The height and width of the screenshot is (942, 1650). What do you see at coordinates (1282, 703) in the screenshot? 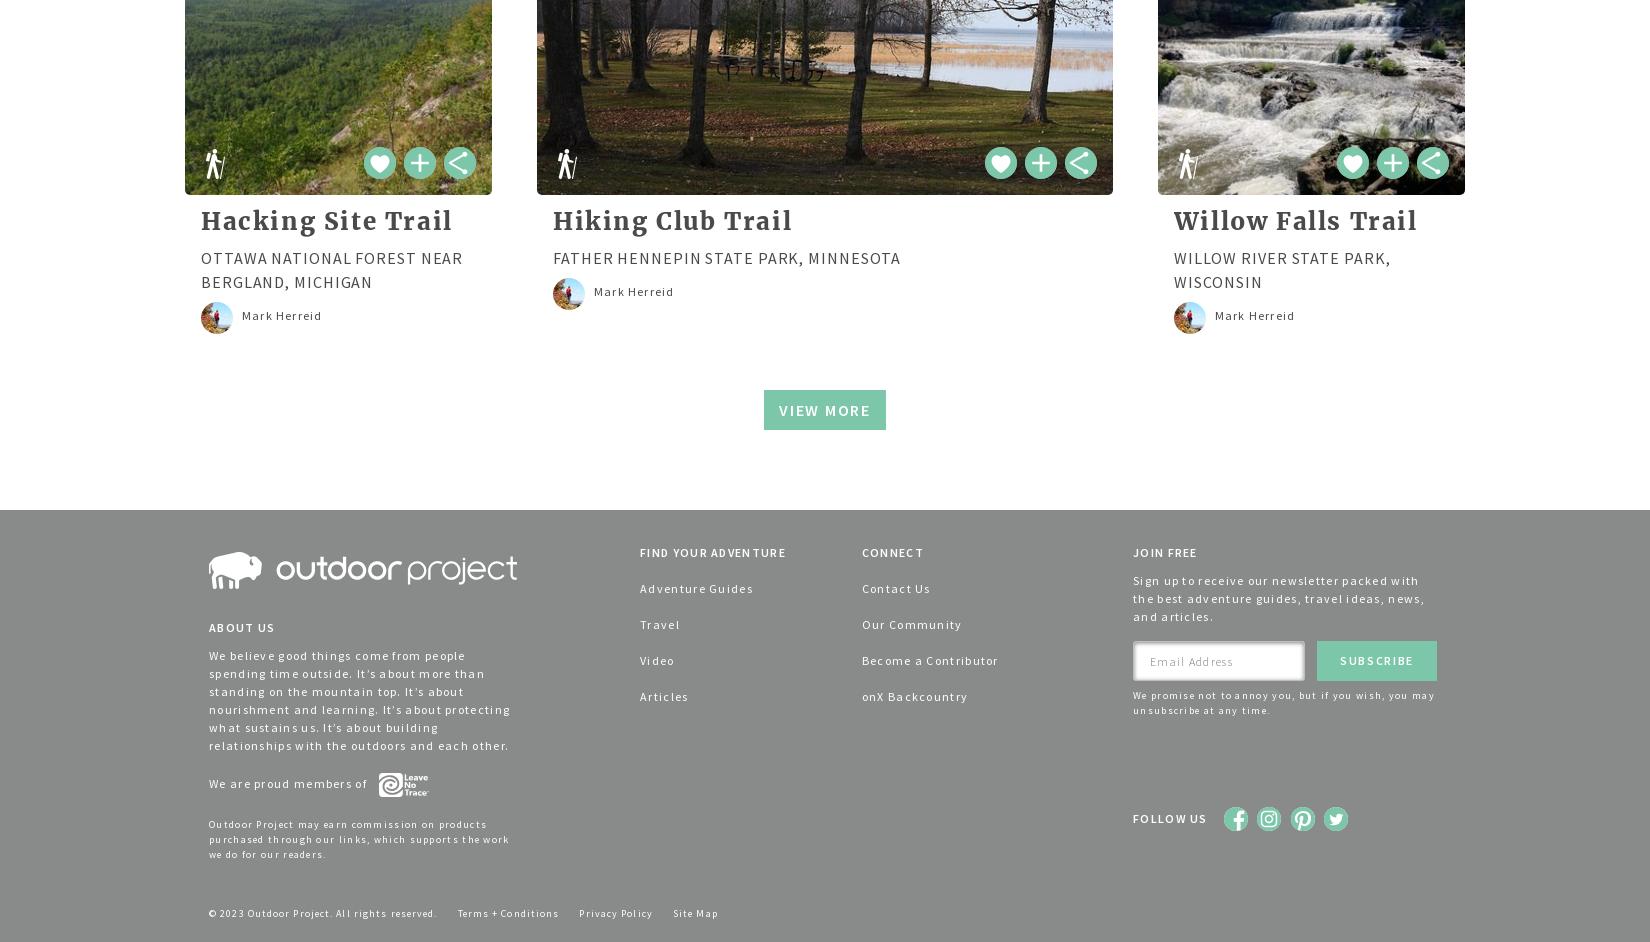
I see `'We promise not to annoy you, but if you wish, you may unsubscribe at any time.'` at bounding box center [1282, 703].